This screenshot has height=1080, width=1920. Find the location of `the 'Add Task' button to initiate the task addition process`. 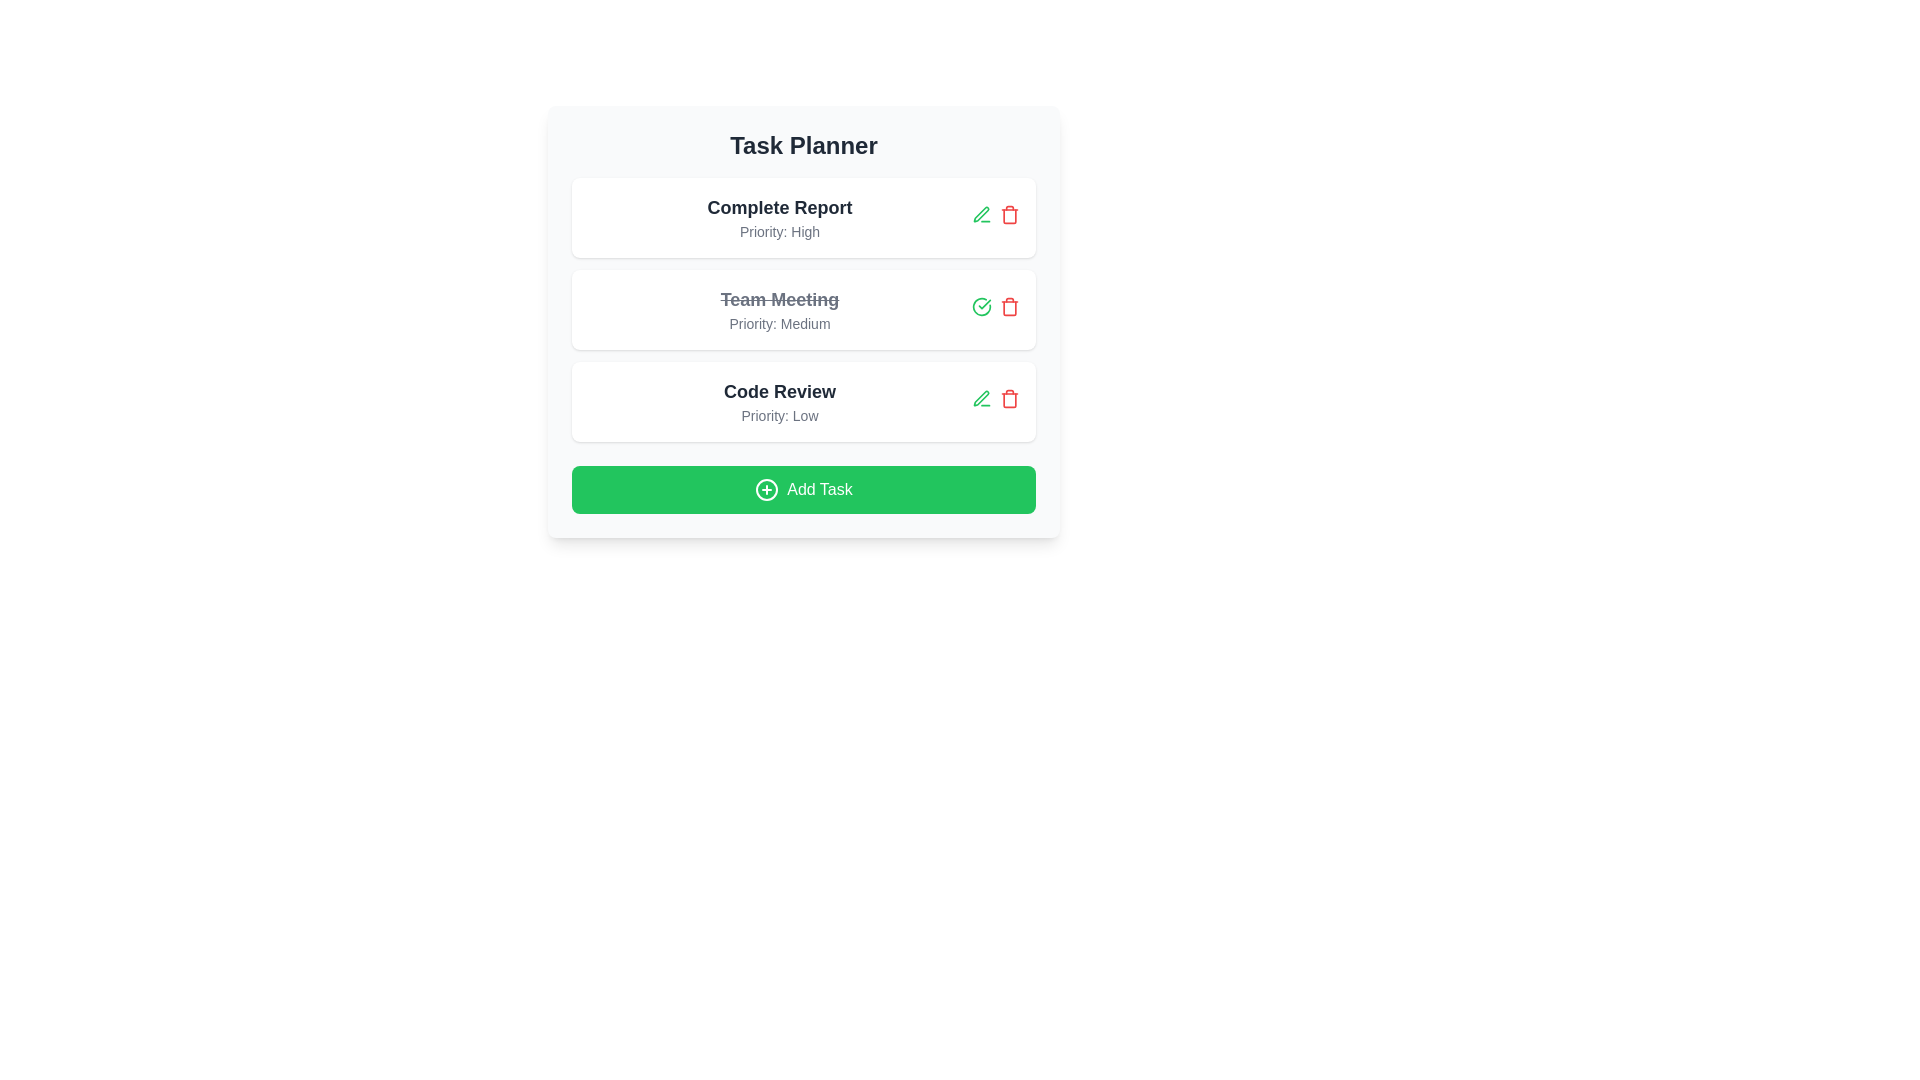

the 'Add Task' button to initiate the task addition process is located at coordinates (804, 489).